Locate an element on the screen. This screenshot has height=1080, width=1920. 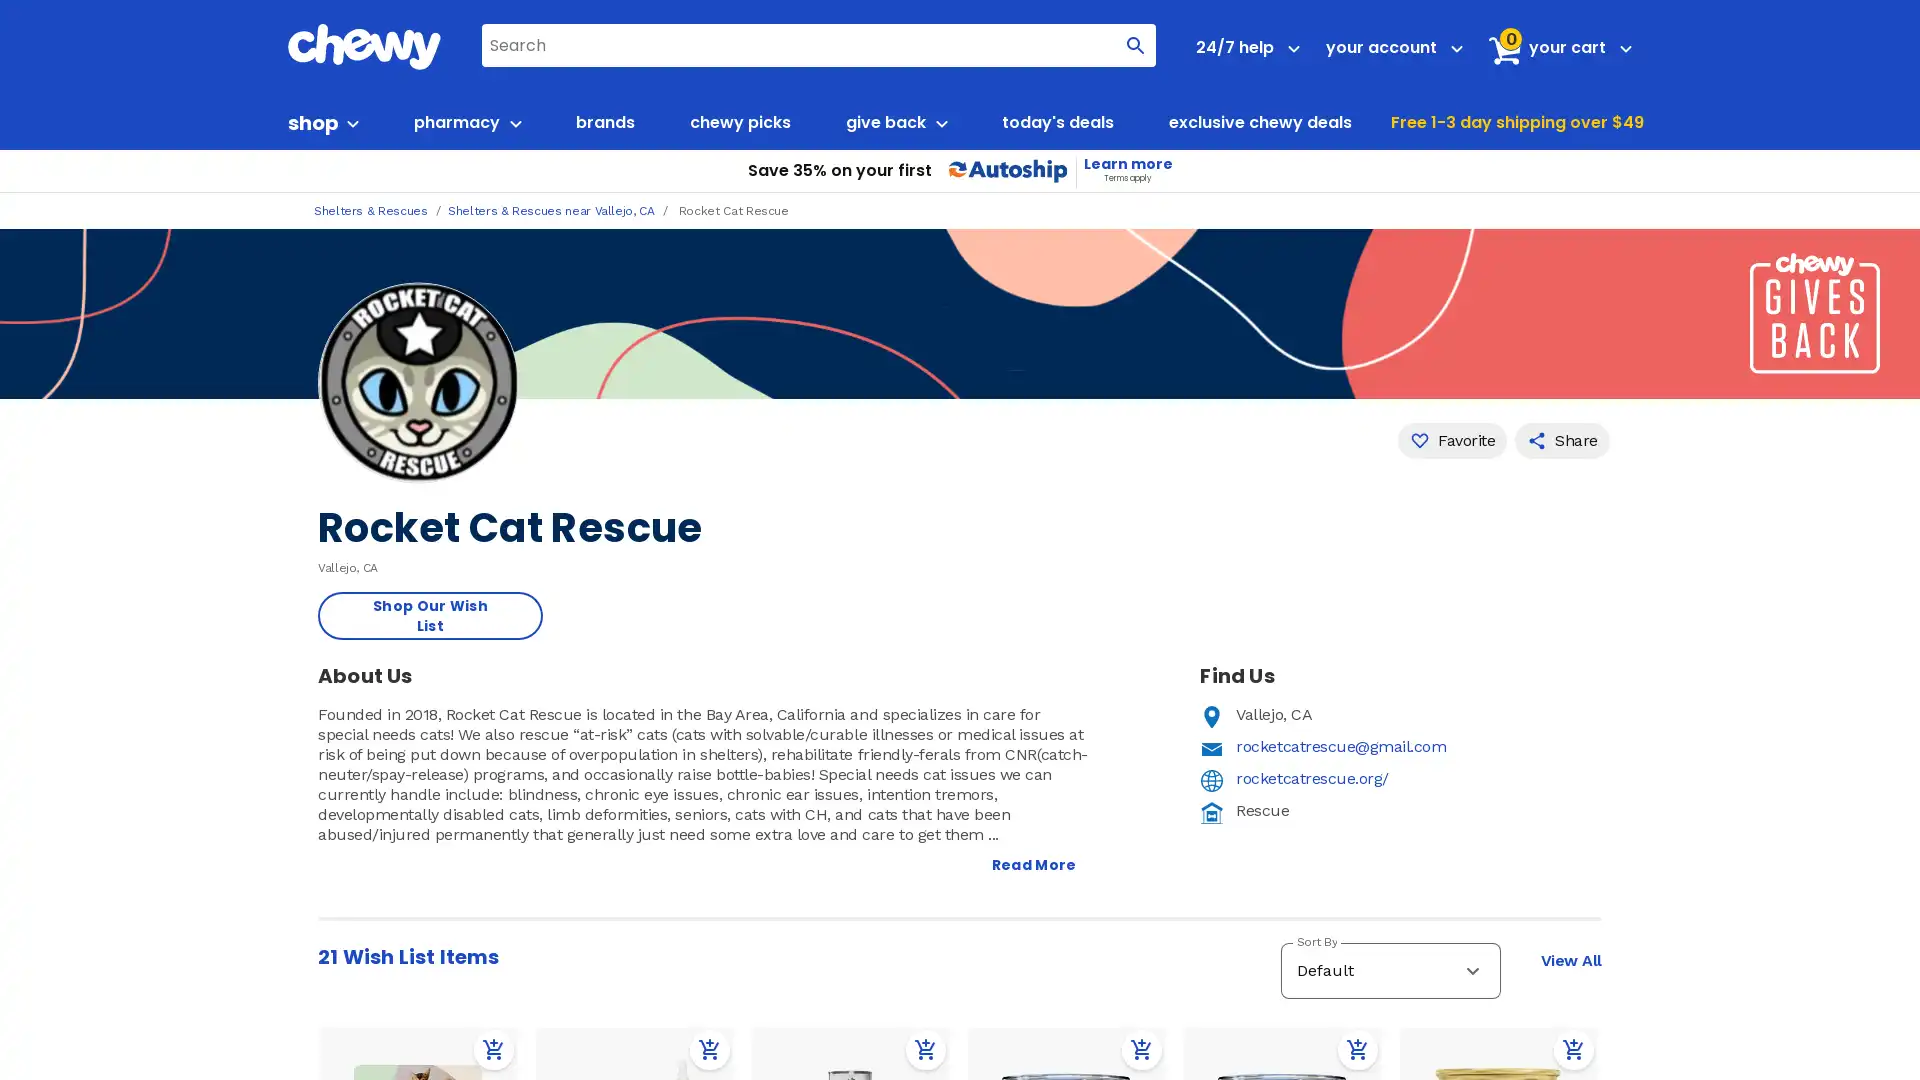
Open Give Back sub-menu is located at coordinates (939, 123).